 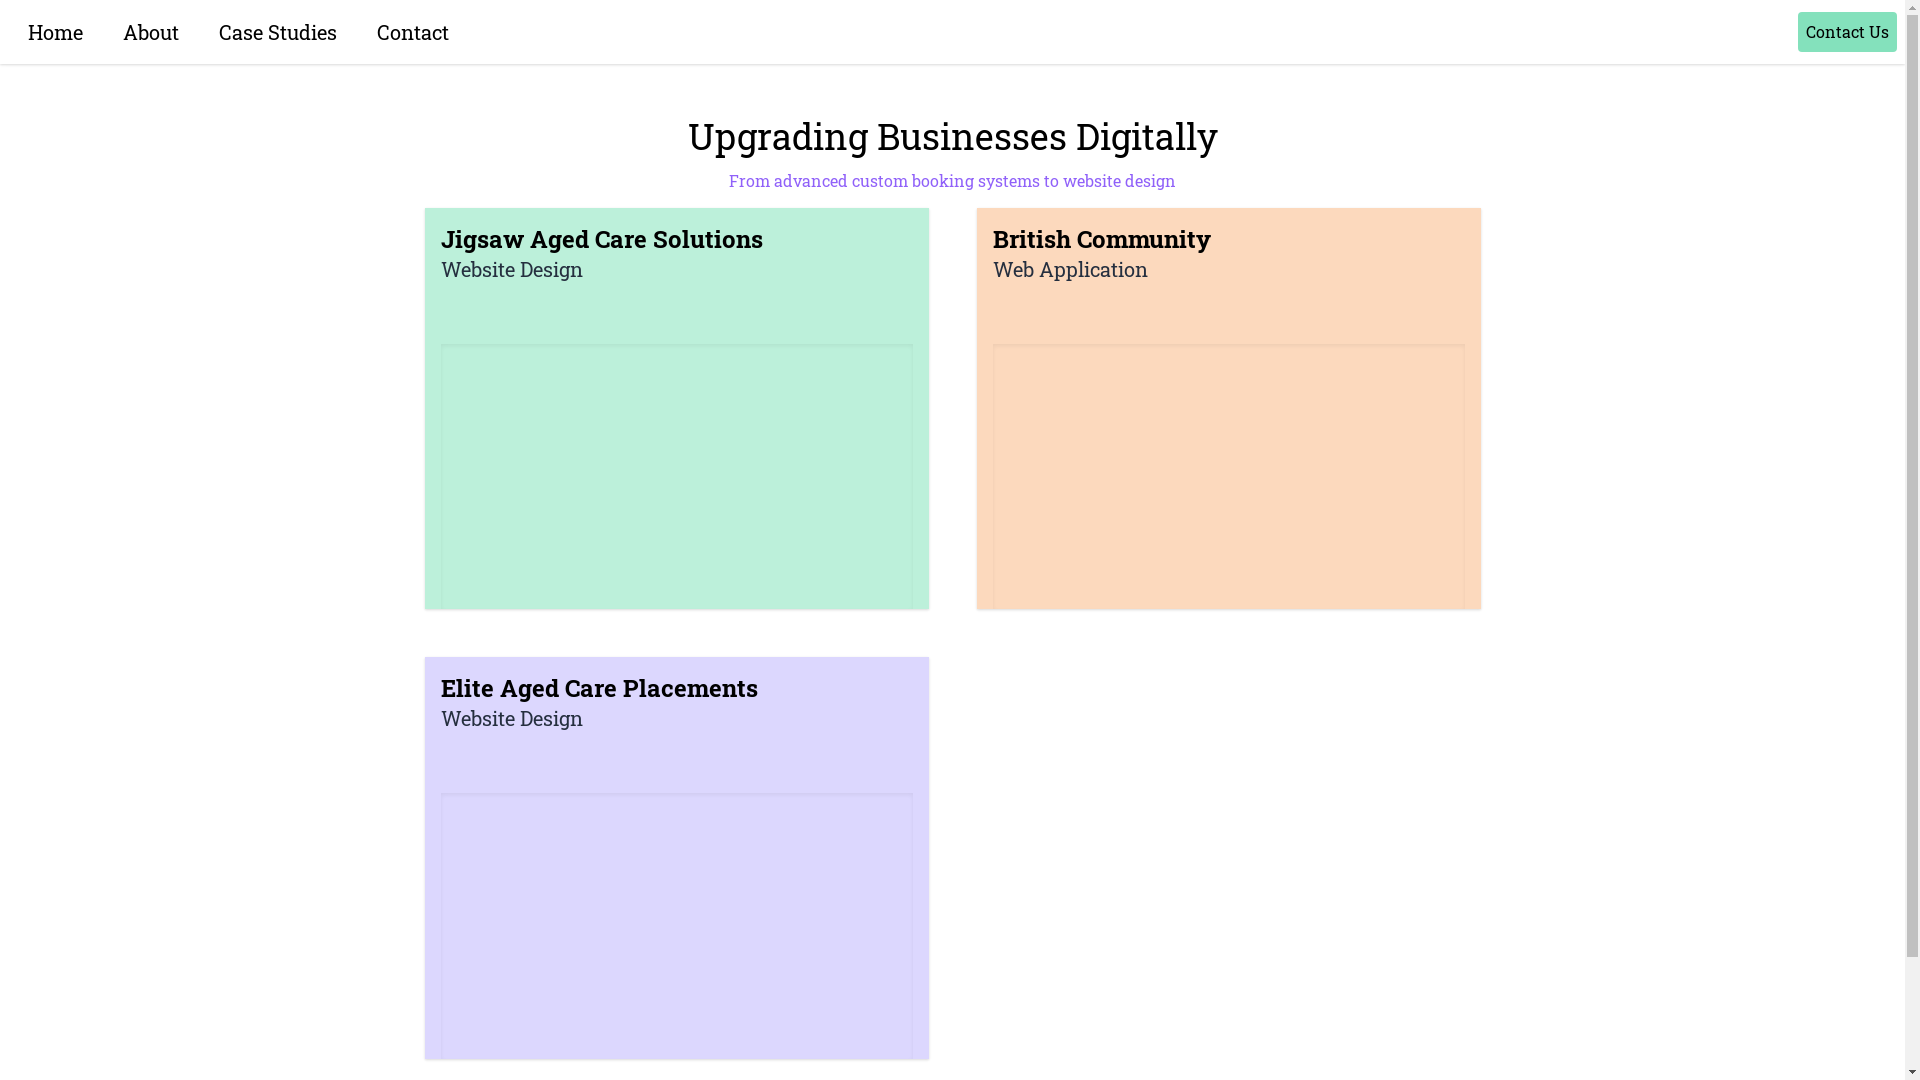 I want to click on 'Contact Us', so click(x=1846, y=31).